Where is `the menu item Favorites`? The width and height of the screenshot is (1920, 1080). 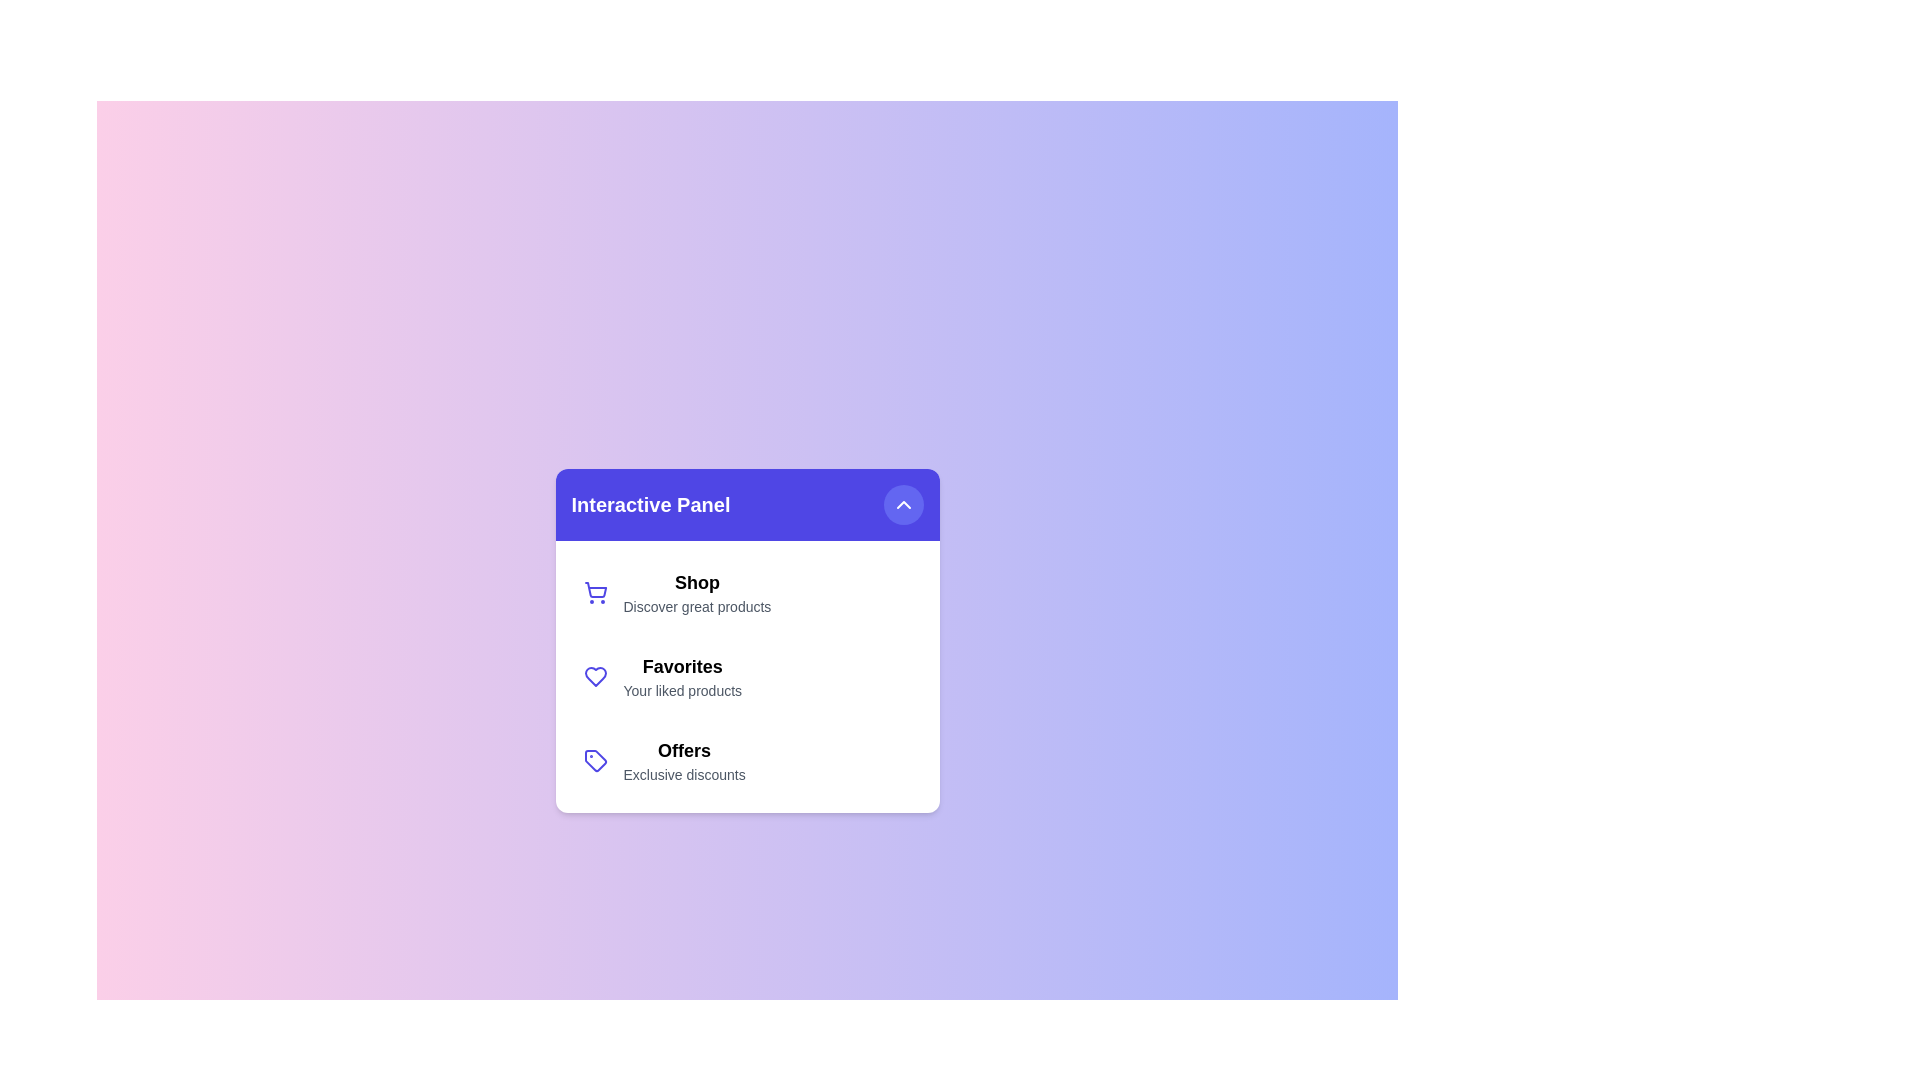
the menu item Favorites is located at coordinates (746, 676).